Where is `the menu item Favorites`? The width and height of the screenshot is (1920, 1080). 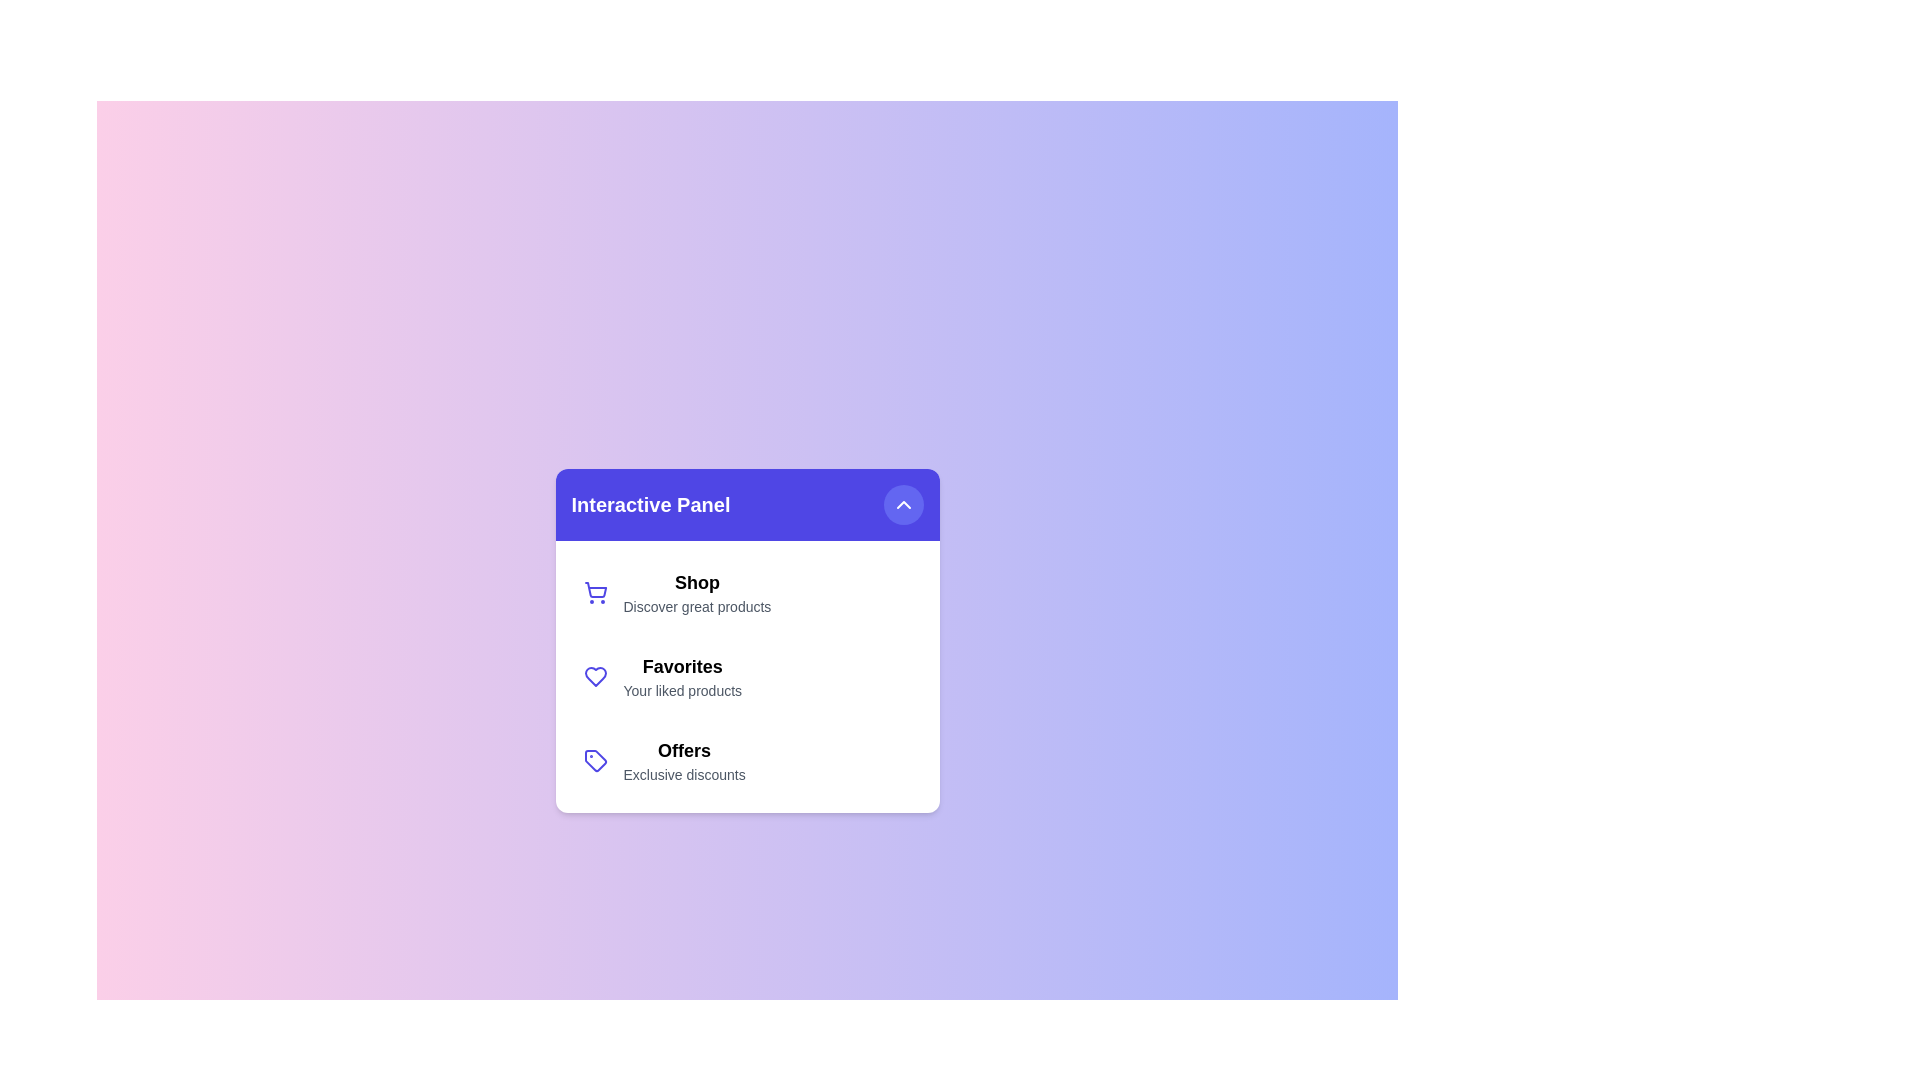
the menu item Favorites is located at coordinates (746, 676).